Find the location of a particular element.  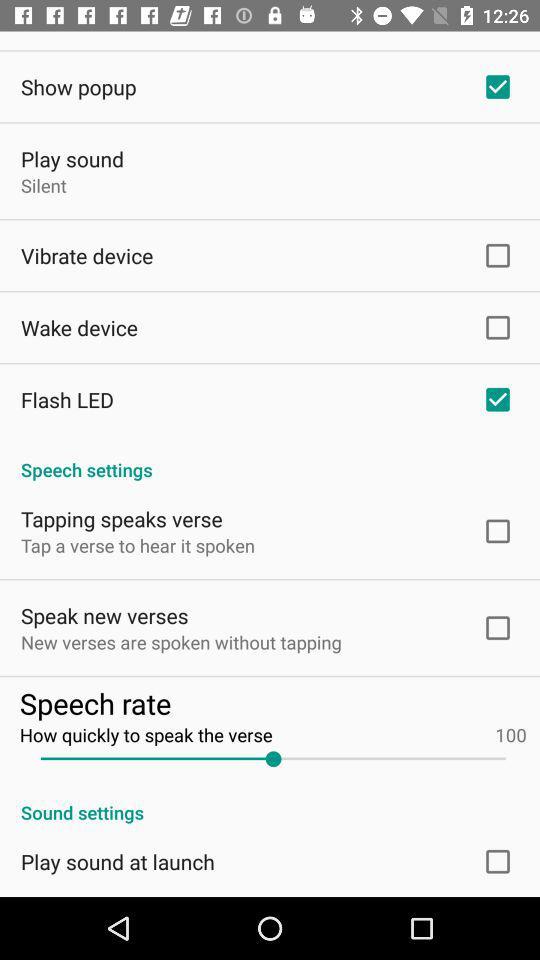

icon below the vibrate device is located at coordinates (78, 327).